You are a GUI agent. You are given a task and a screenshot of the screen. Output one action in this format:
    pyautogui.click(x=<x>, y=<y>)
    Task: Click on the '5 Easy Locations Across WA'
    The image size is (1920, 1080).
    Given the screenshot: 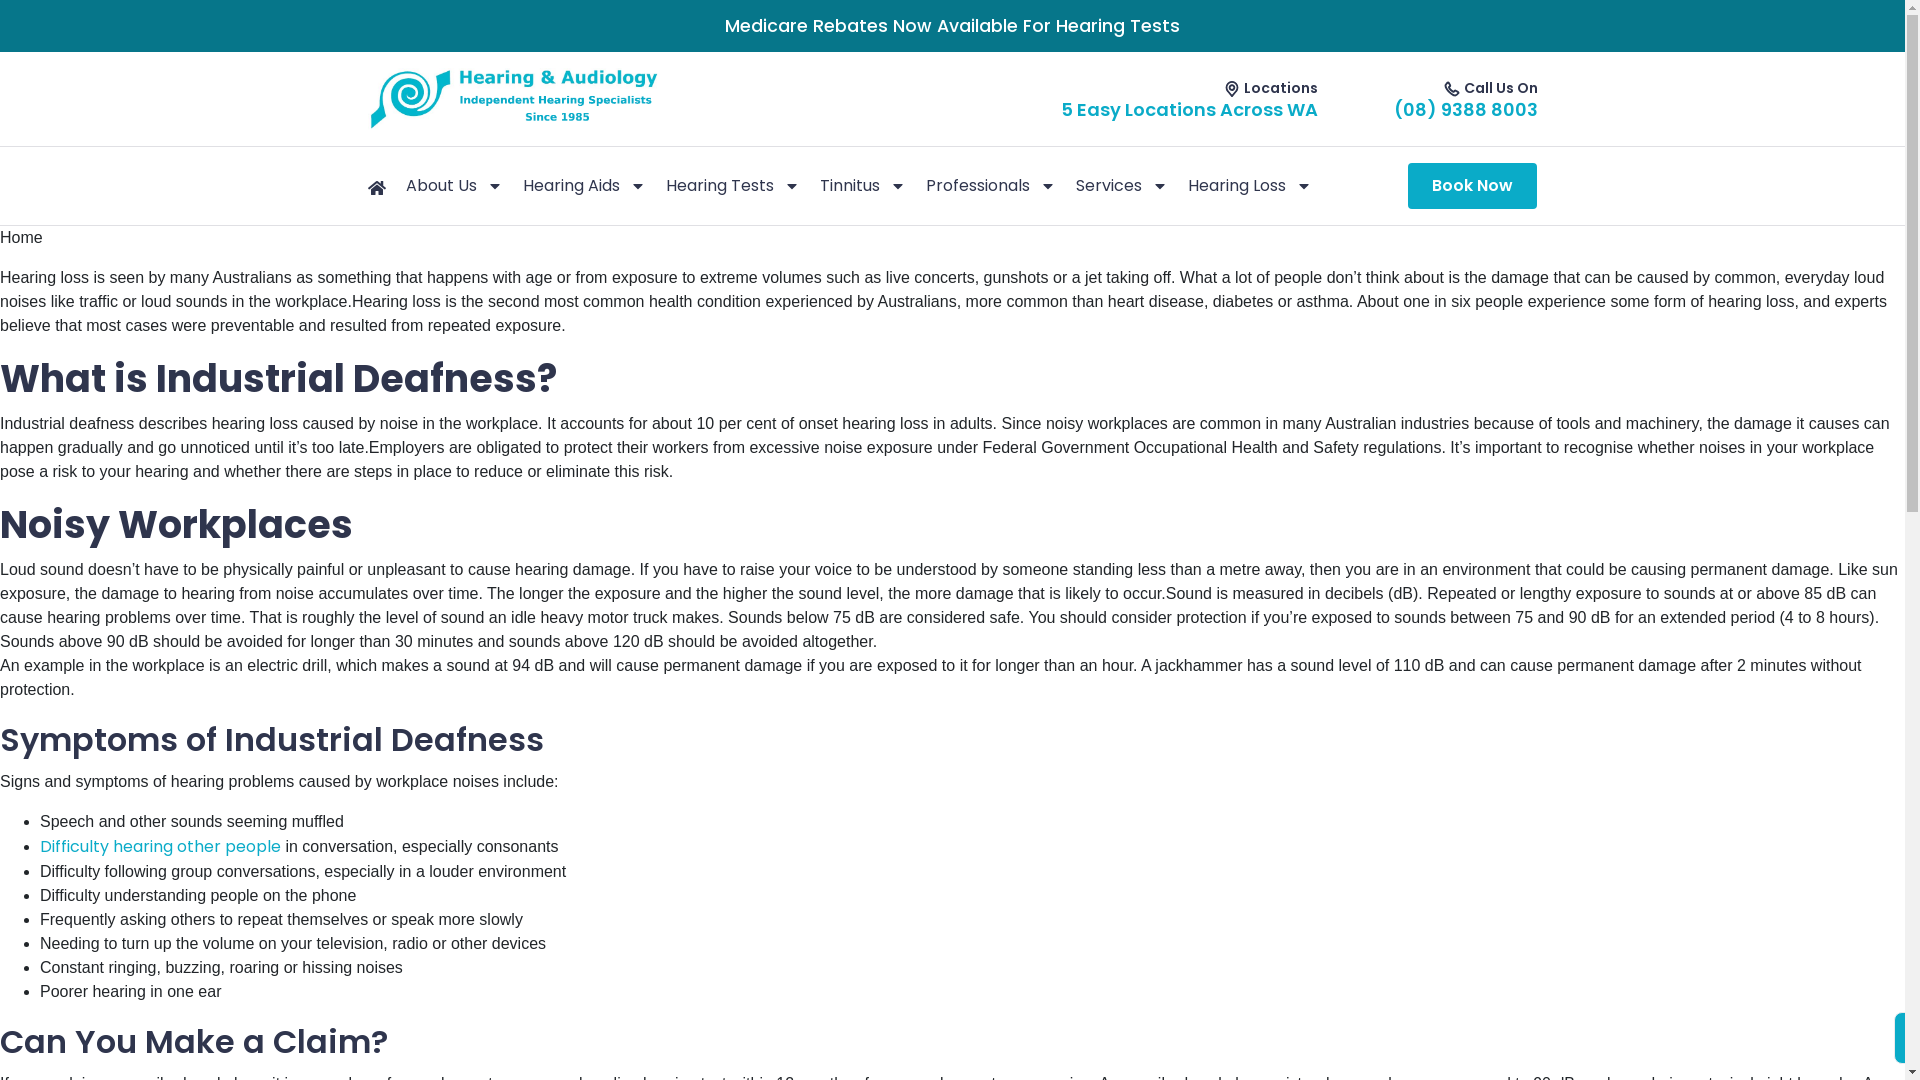 What is the action you would take?
    pyautogui.click(x=1189, y=109)
    